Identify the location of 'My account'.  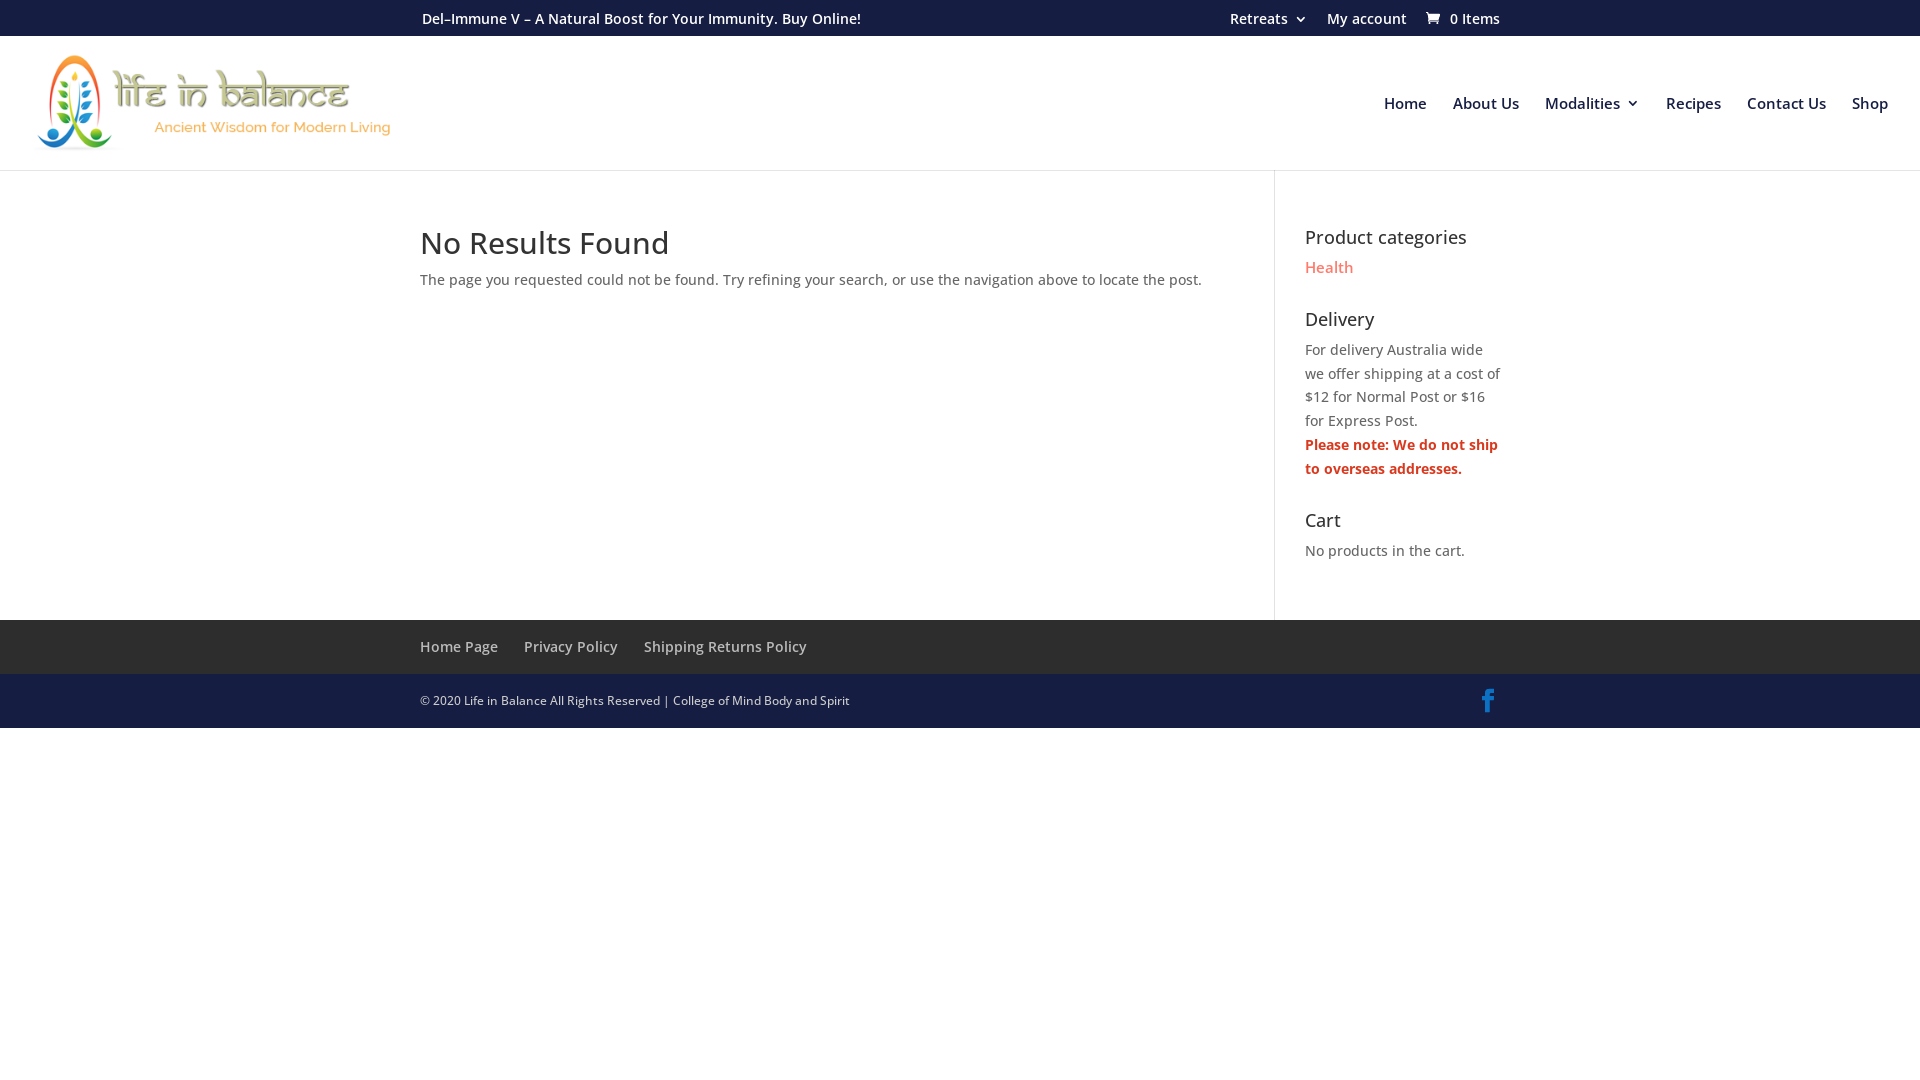
(1366, 24).